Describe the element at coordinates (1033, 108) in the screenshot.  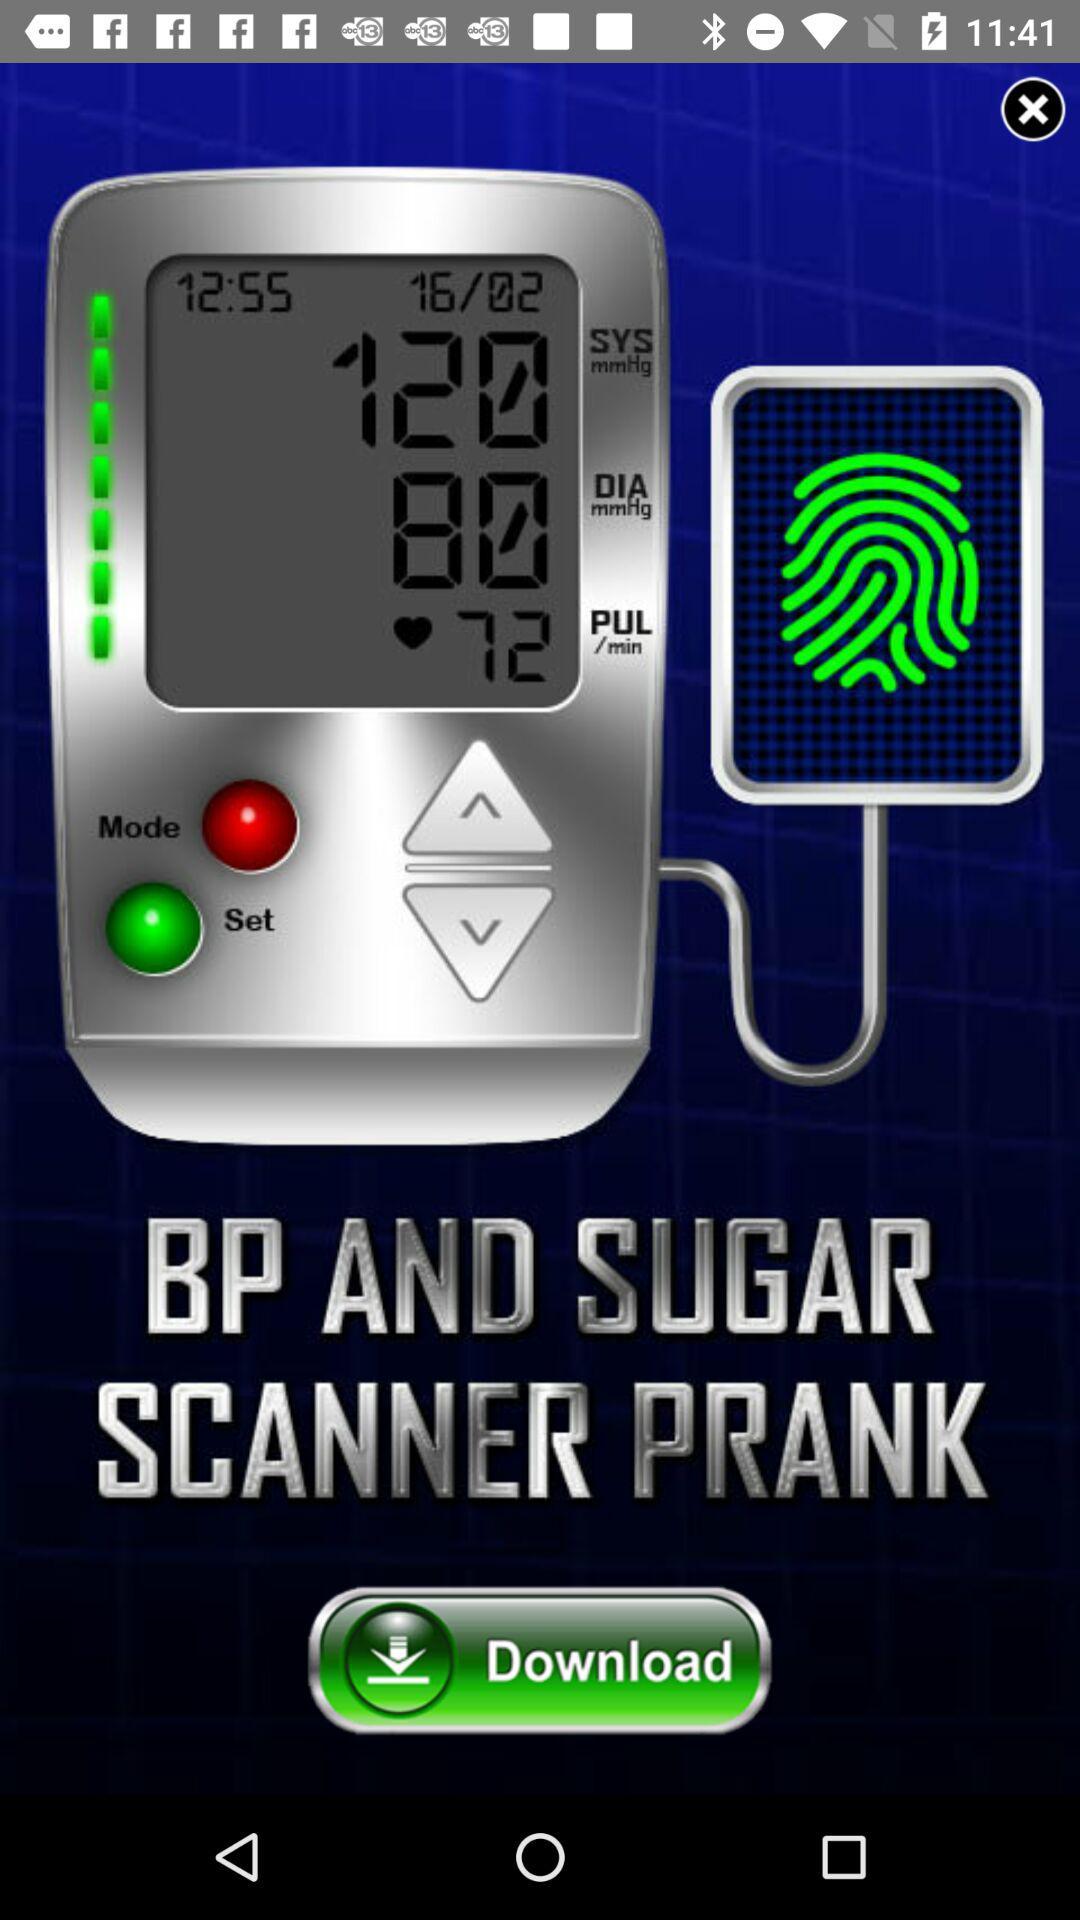
I see `the icon at the top right corner` at that location.